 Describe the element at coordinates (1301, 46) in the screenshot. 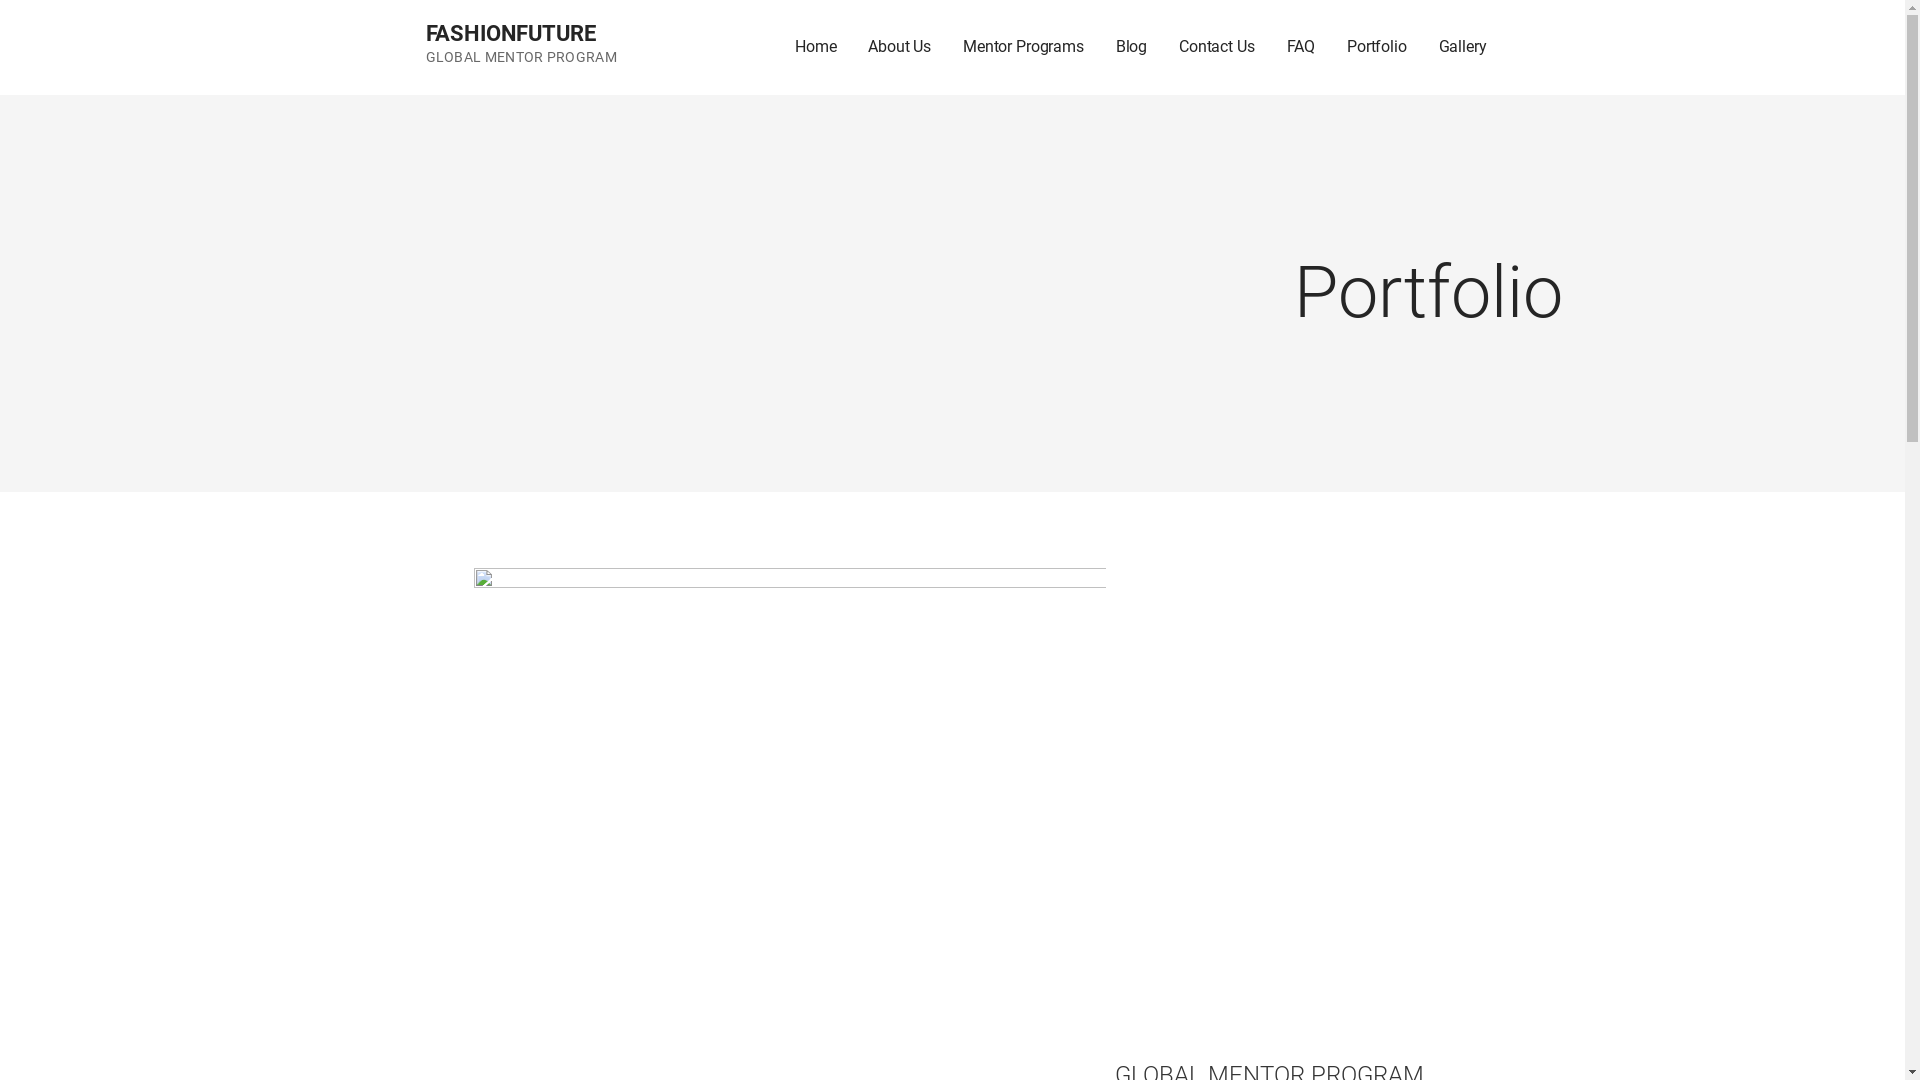

I see `'FAQ'` at that location.